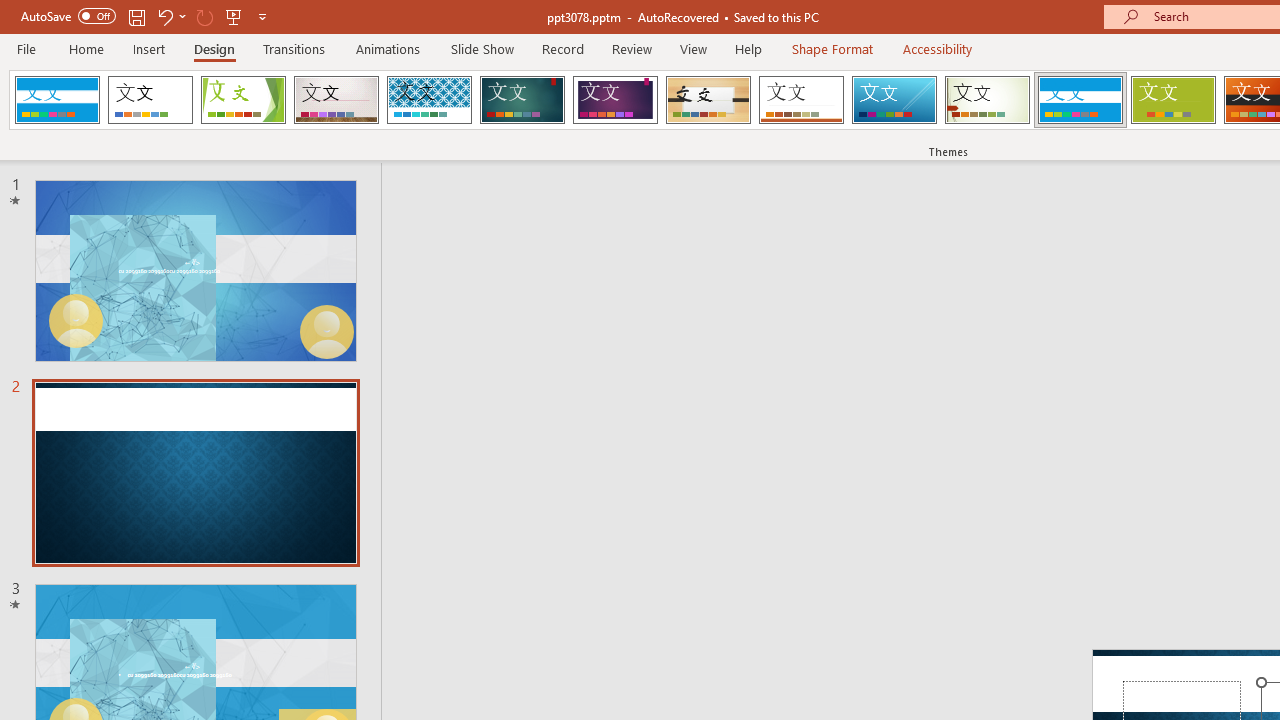  I want to click on 'Ion', so click(522, 100).